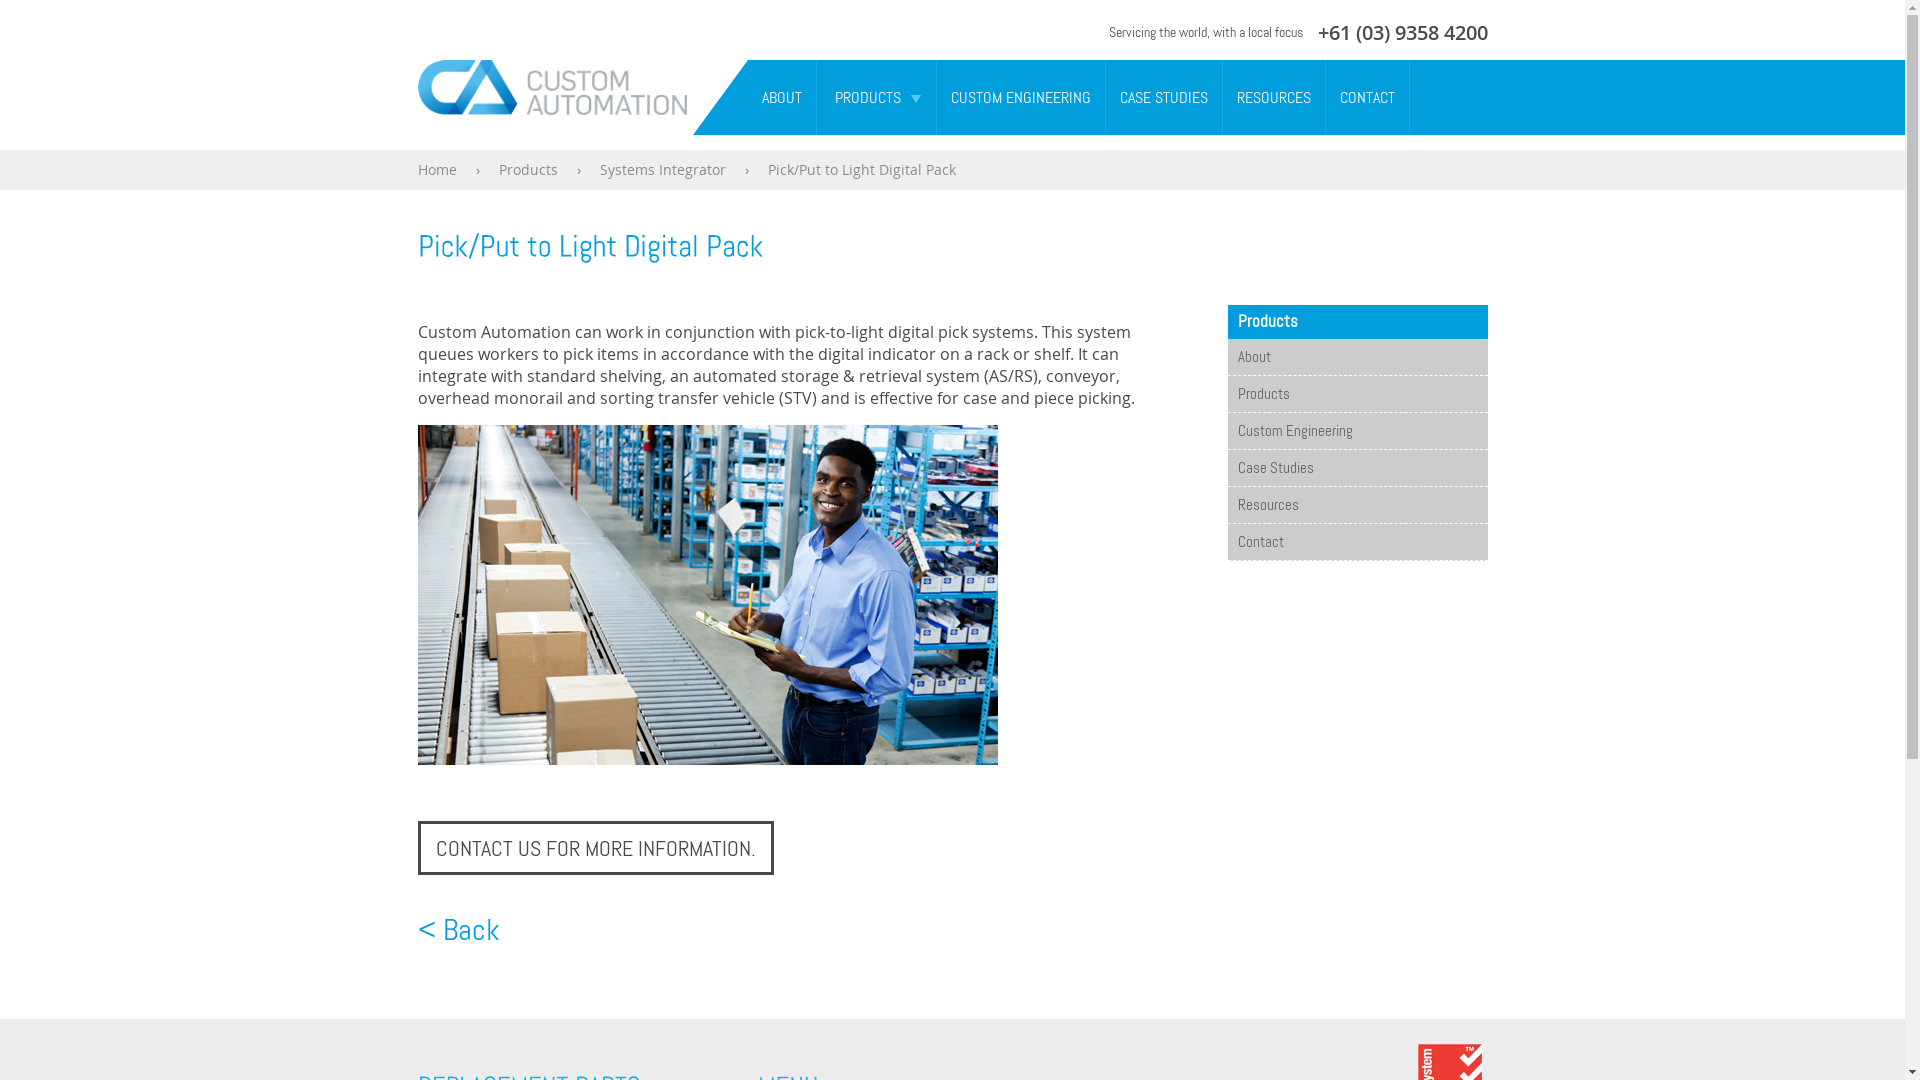 This screenshot has width=1920, height=1080. What do you see at coordinates (1357, 393) in the screenshot?
I see `'Products'` at bounding box center [1357, 393].